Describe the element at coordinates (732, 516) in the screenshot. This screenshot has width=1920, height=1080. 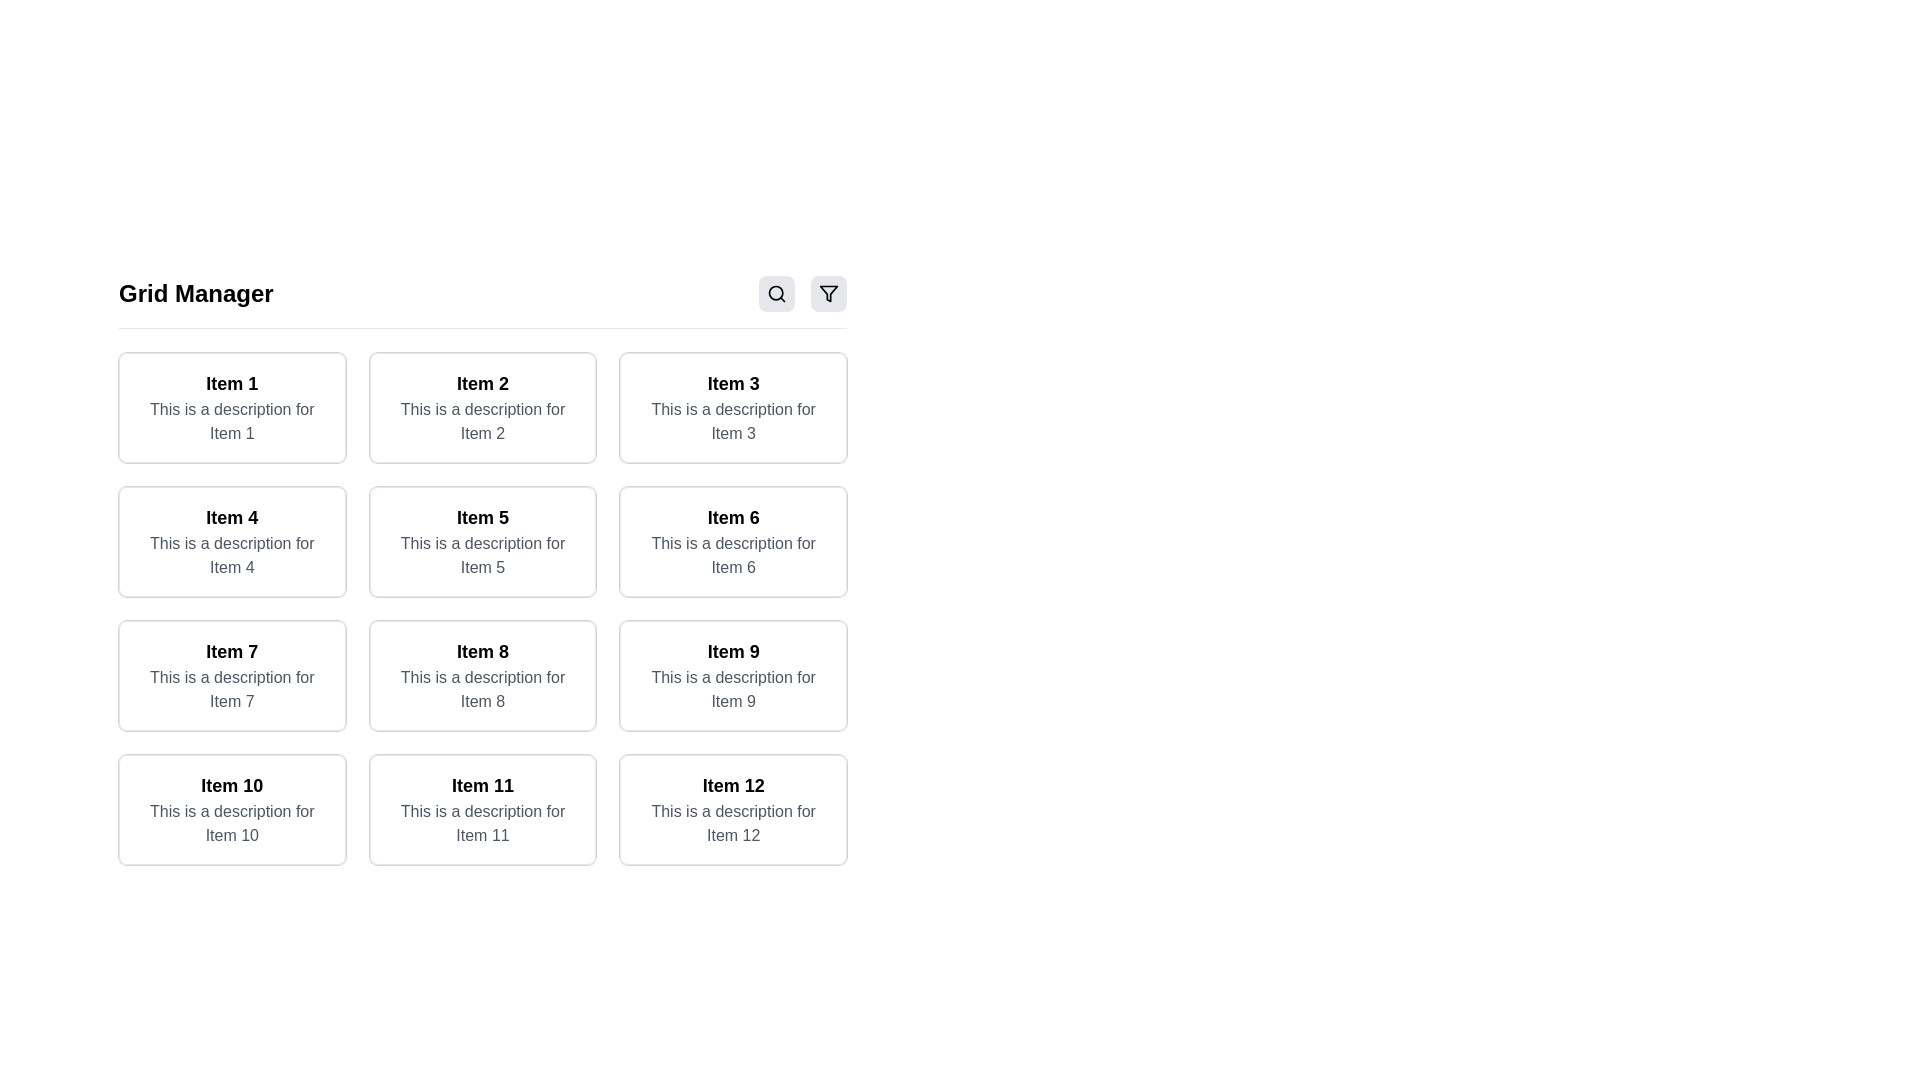
I see `text of the Text Label that serves as the title for the card located in the second row and third column of the grid layout` at that location.